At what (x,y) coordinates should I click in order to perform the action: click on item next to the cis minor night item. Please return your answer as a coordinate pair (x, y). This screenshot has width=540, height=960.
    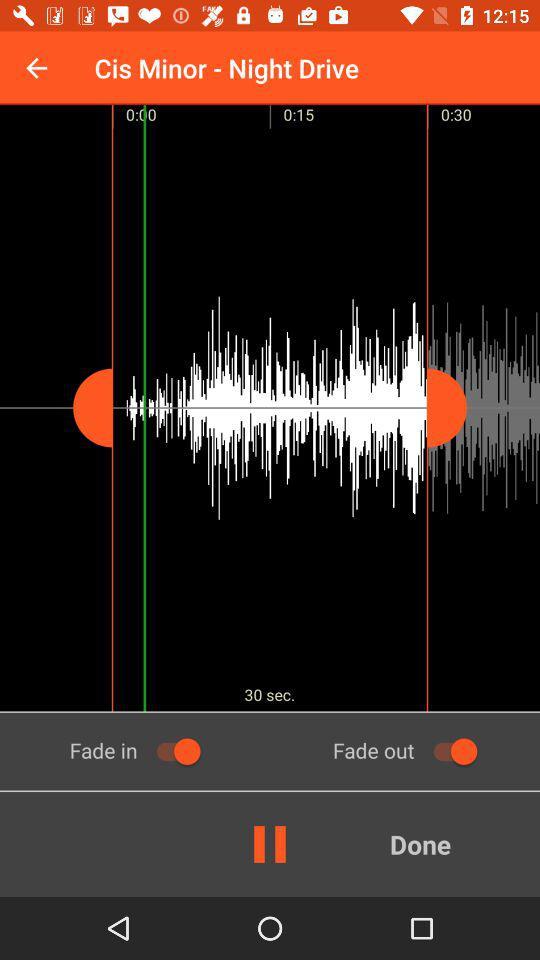
    Looking at the image, I should click on (36, 68).